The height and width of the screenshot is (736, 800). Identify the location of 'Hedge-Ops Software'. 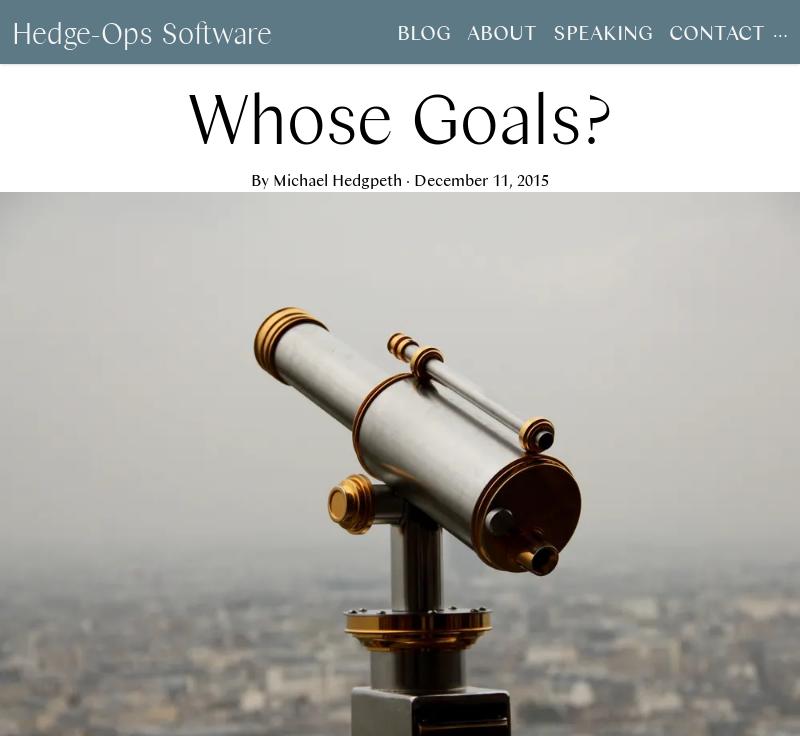
(142, 31).